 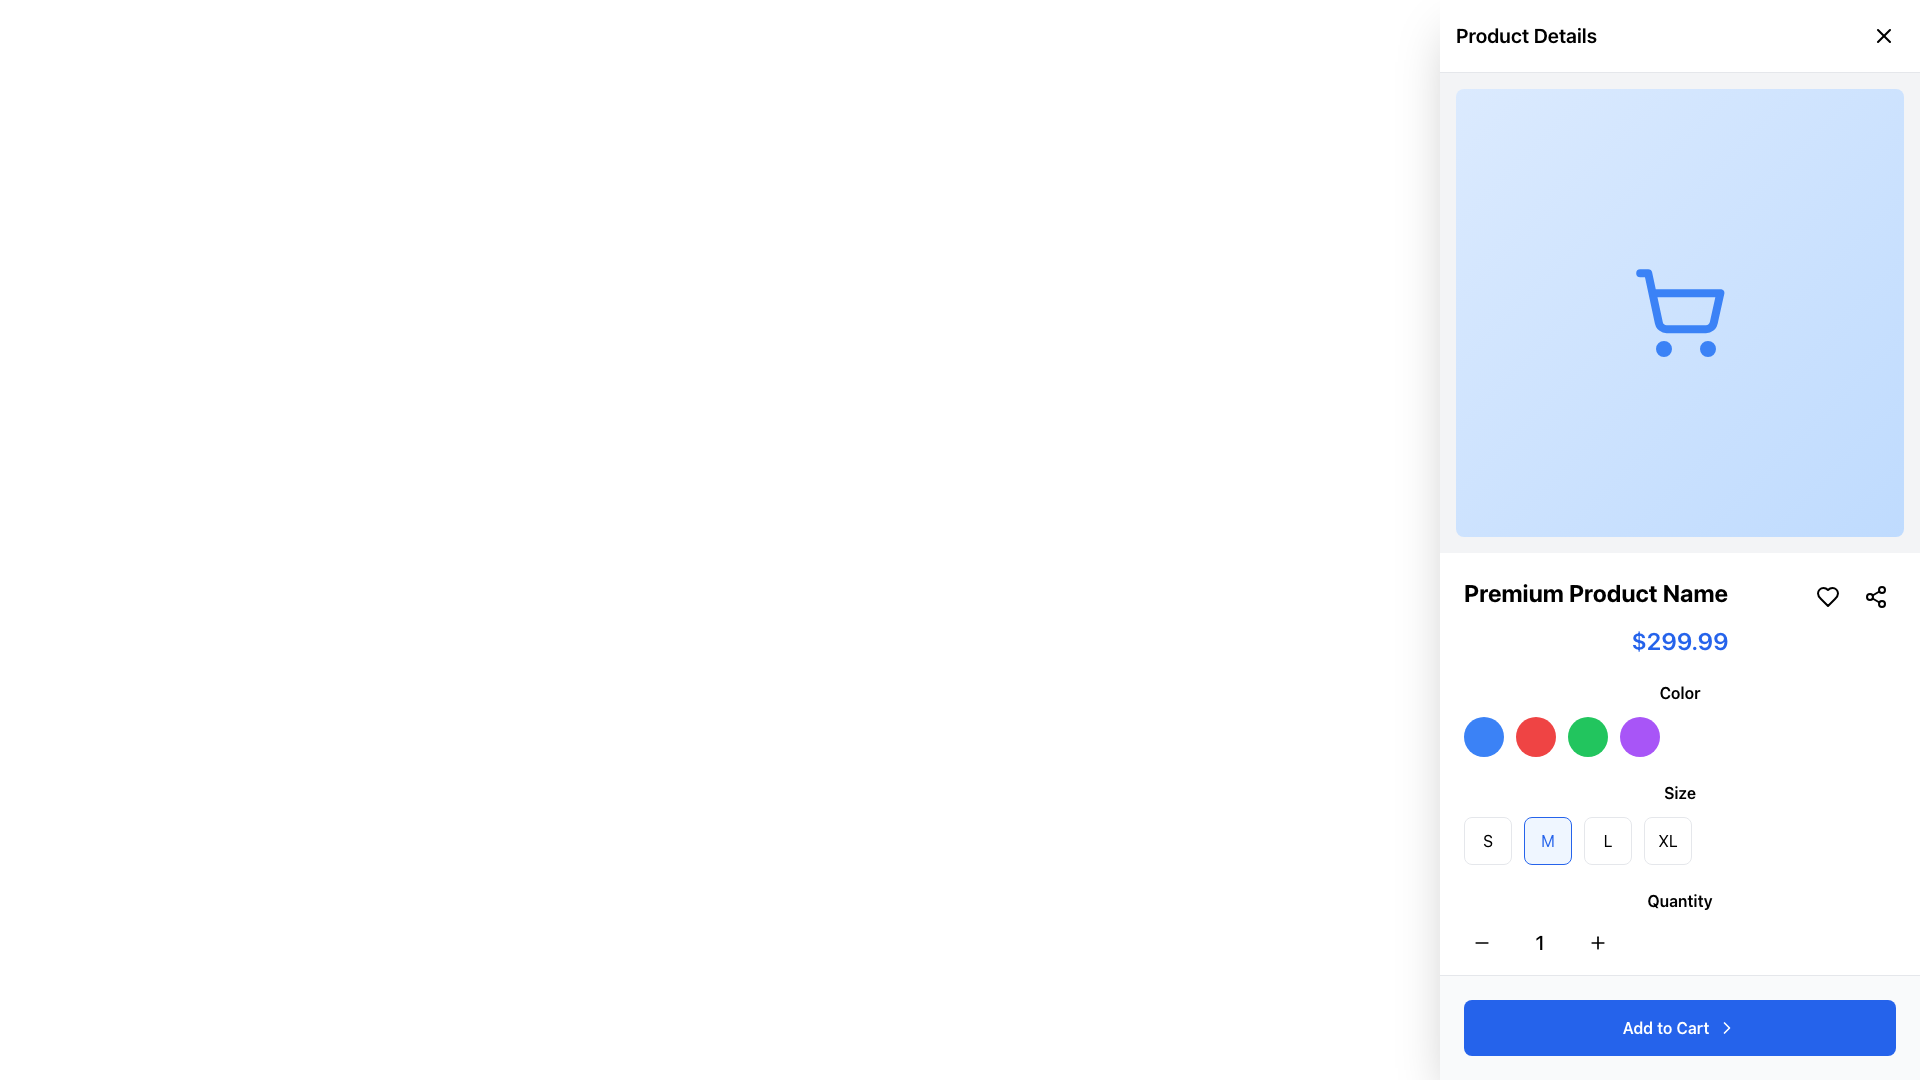 I want to click on the 'X' close button located at the top-right corner of the 'Product Details' pane, so click(x=1882, y=35).